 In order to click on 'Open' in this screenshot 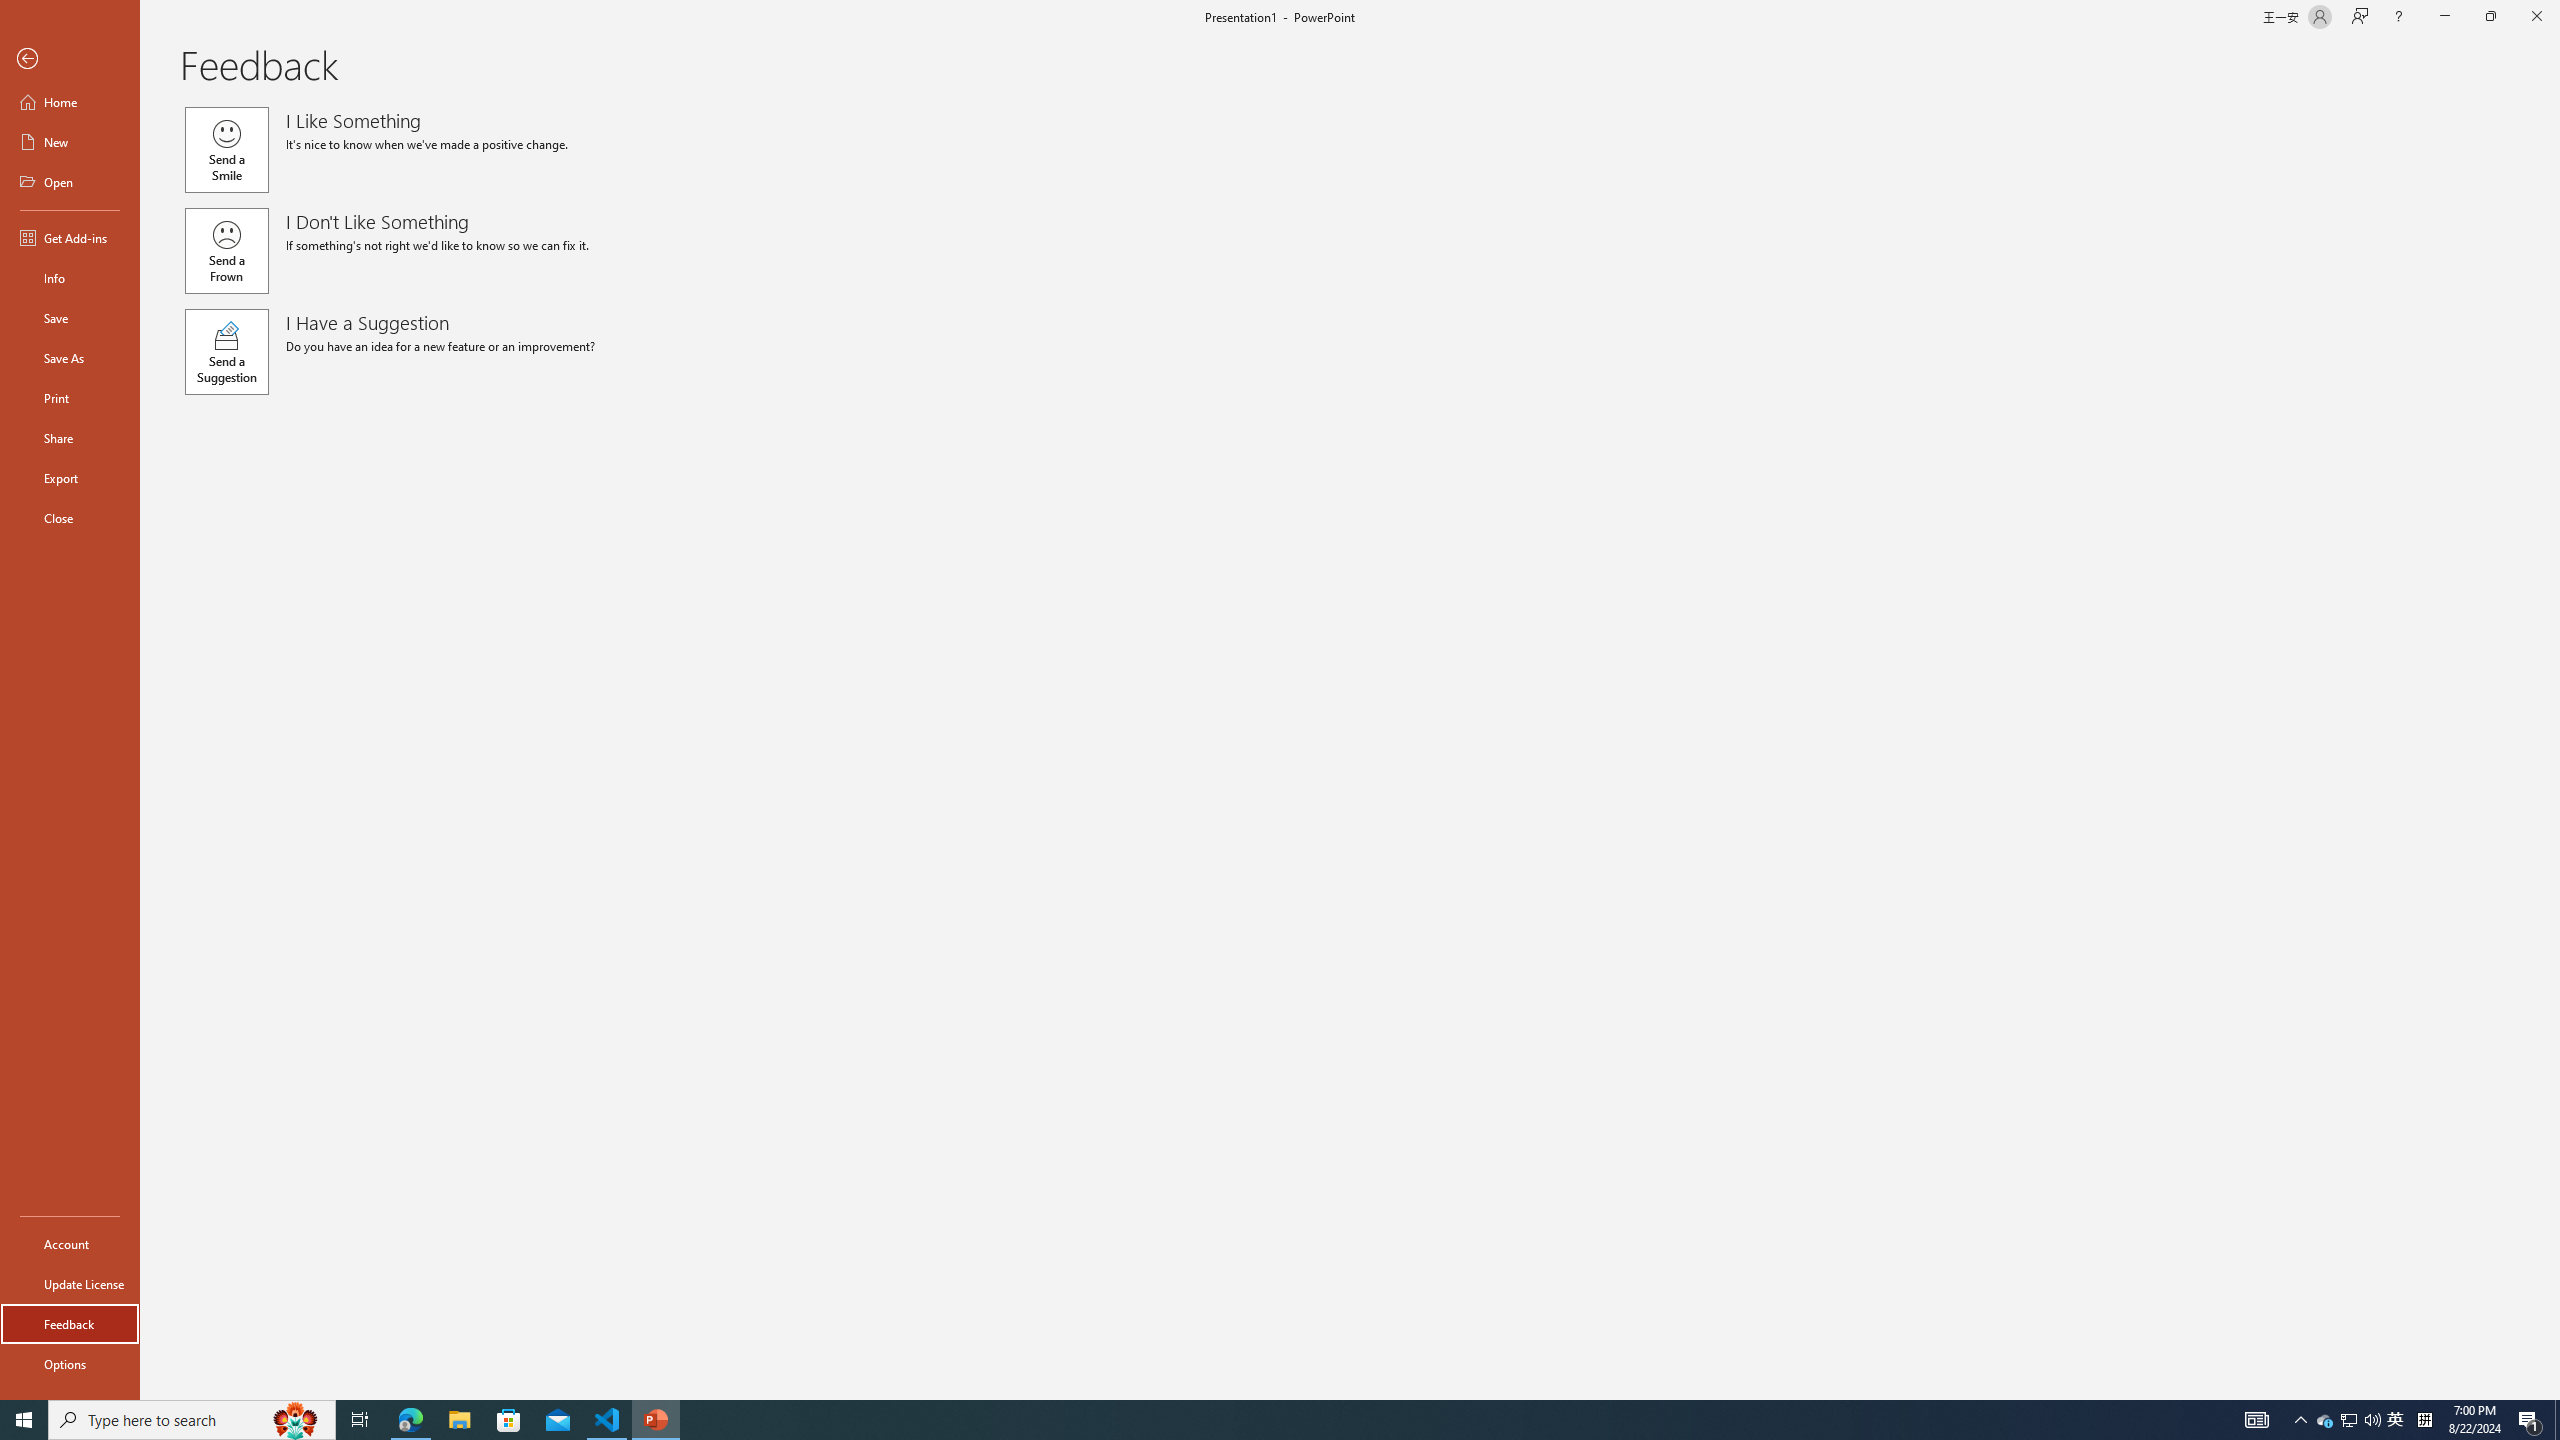, I will do `click(69, 180)`.